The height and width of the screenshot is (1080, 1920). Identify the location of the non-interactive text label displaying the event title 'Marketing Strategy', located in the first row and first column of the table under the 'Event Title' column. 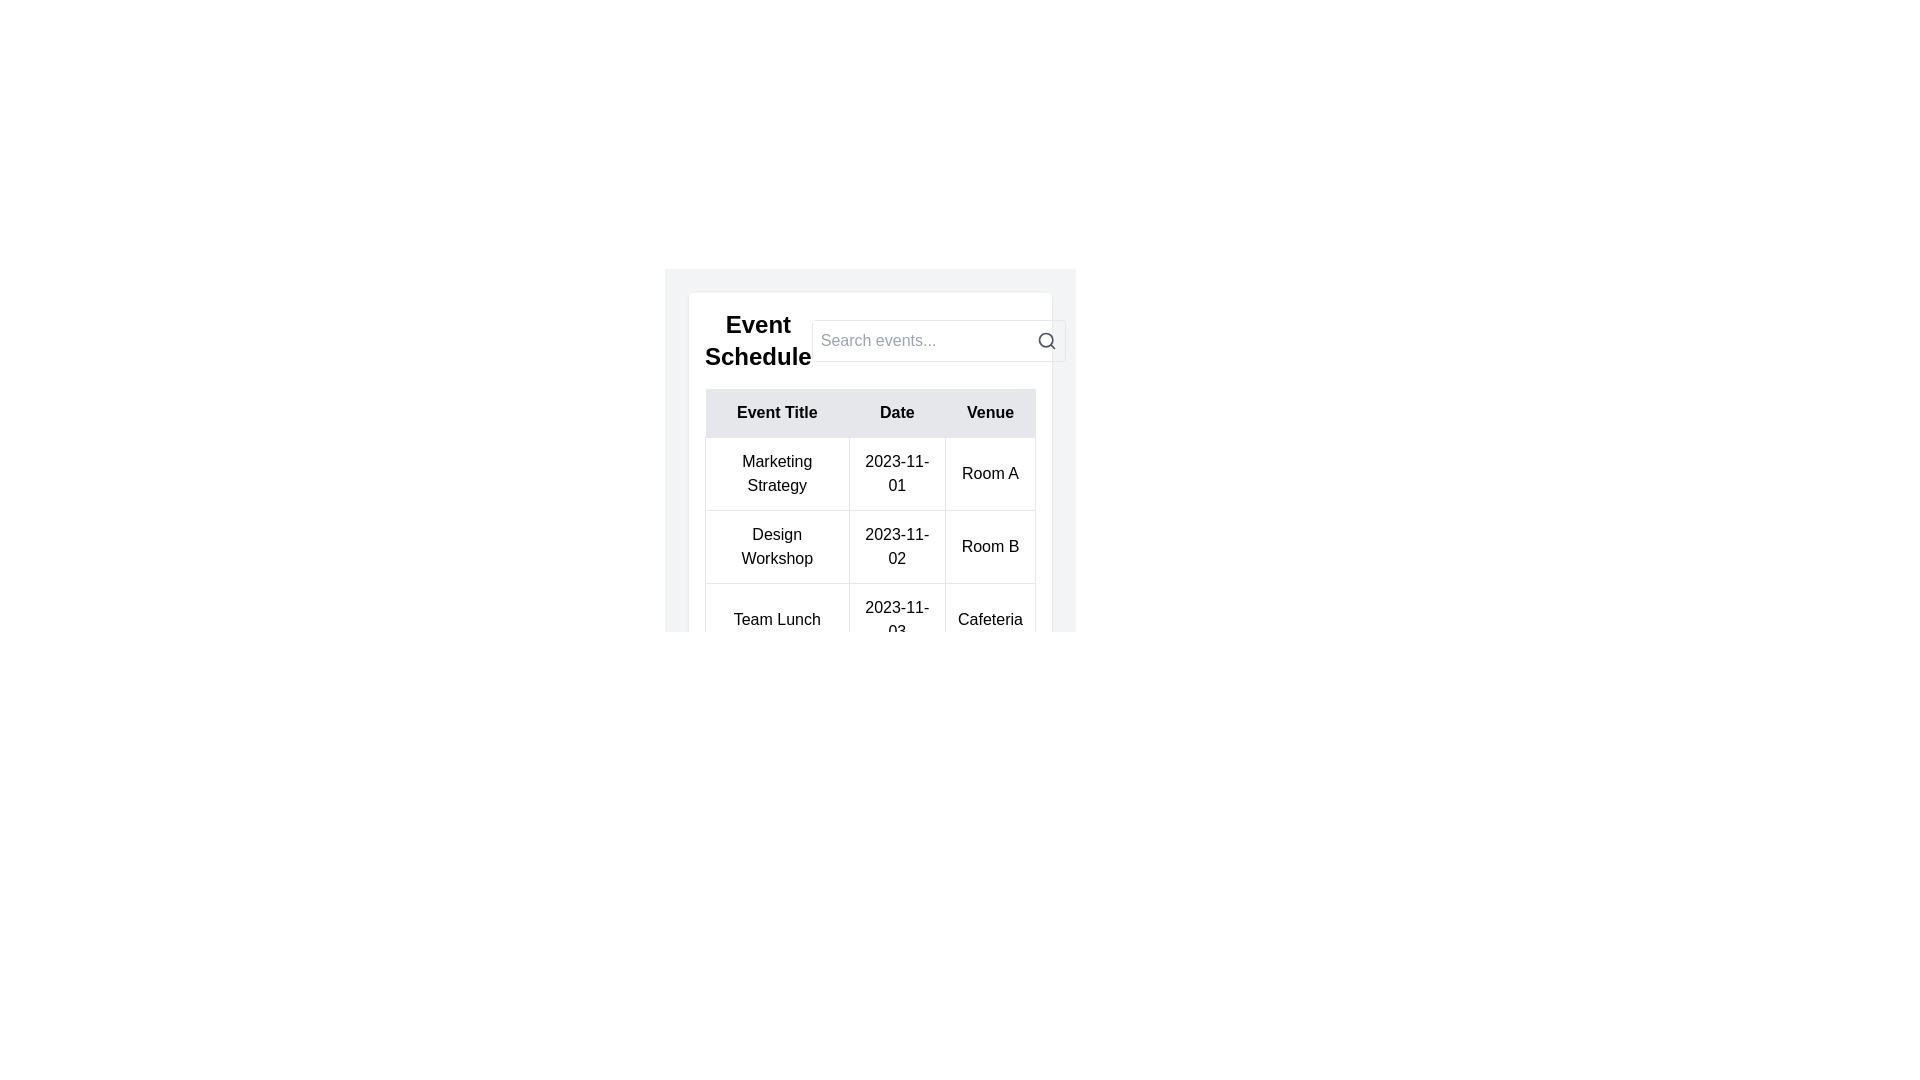
(776, 474).